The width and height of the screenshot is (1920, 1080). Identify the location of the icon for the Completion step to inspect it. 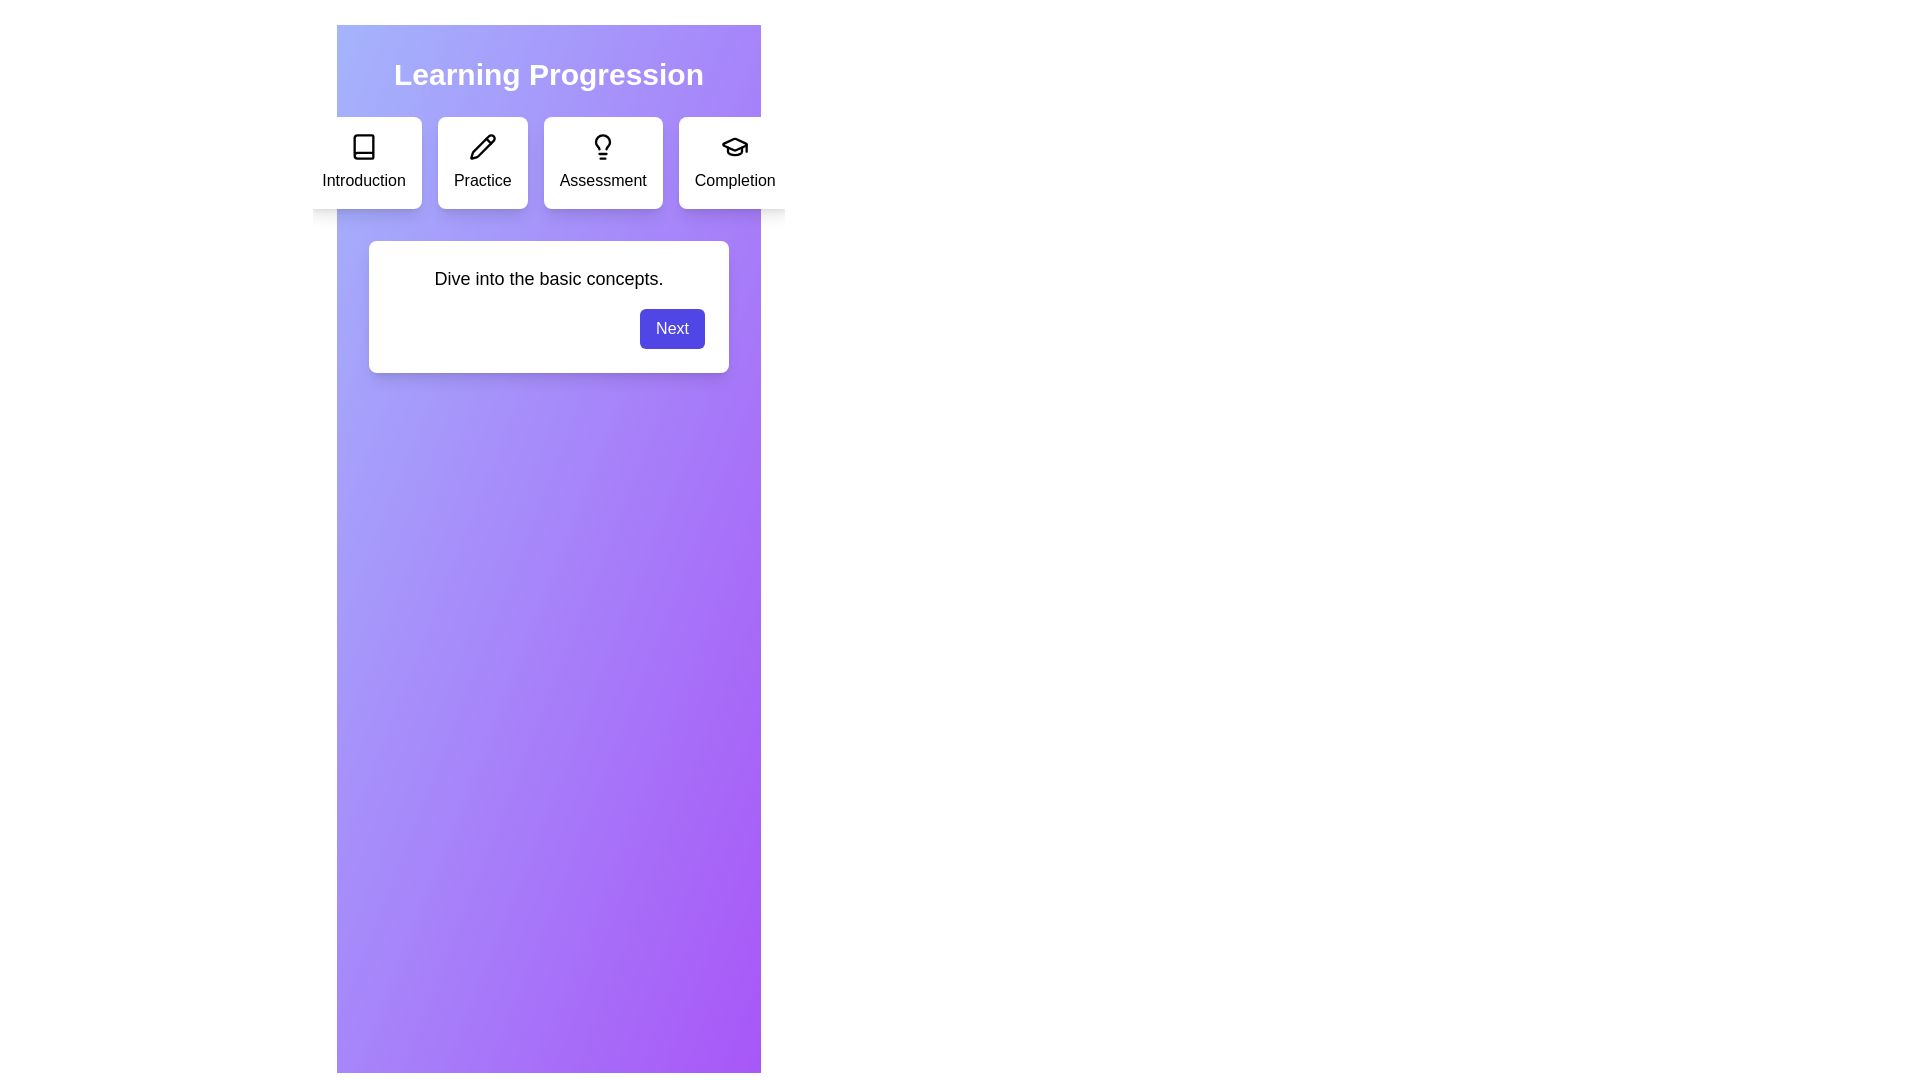
(734, 145).